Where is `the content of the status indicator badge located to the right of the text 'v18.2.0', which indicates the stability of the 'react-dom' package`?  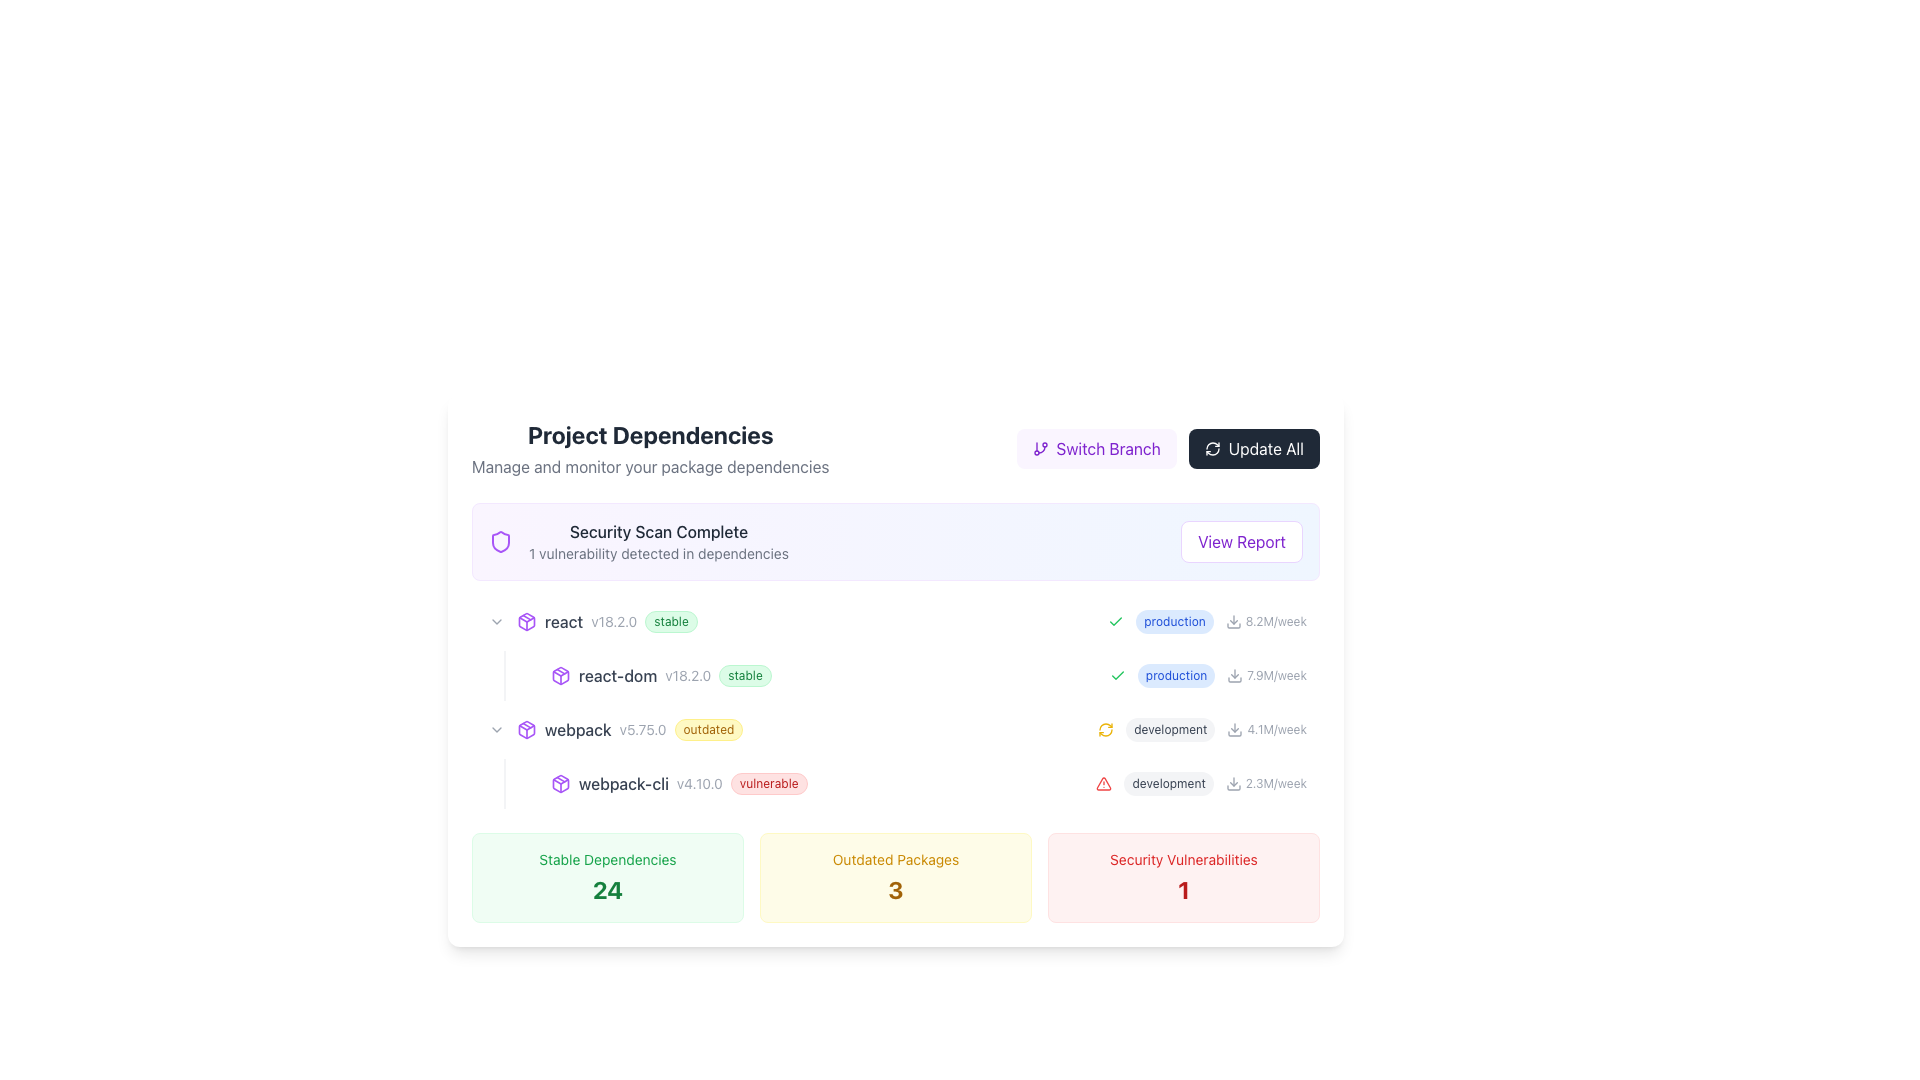 the content of the status indicator badge located to the right of the text 'v18.2.0', which indicates the stability of the 'react-dom' package is located at coordinates (744, 675).